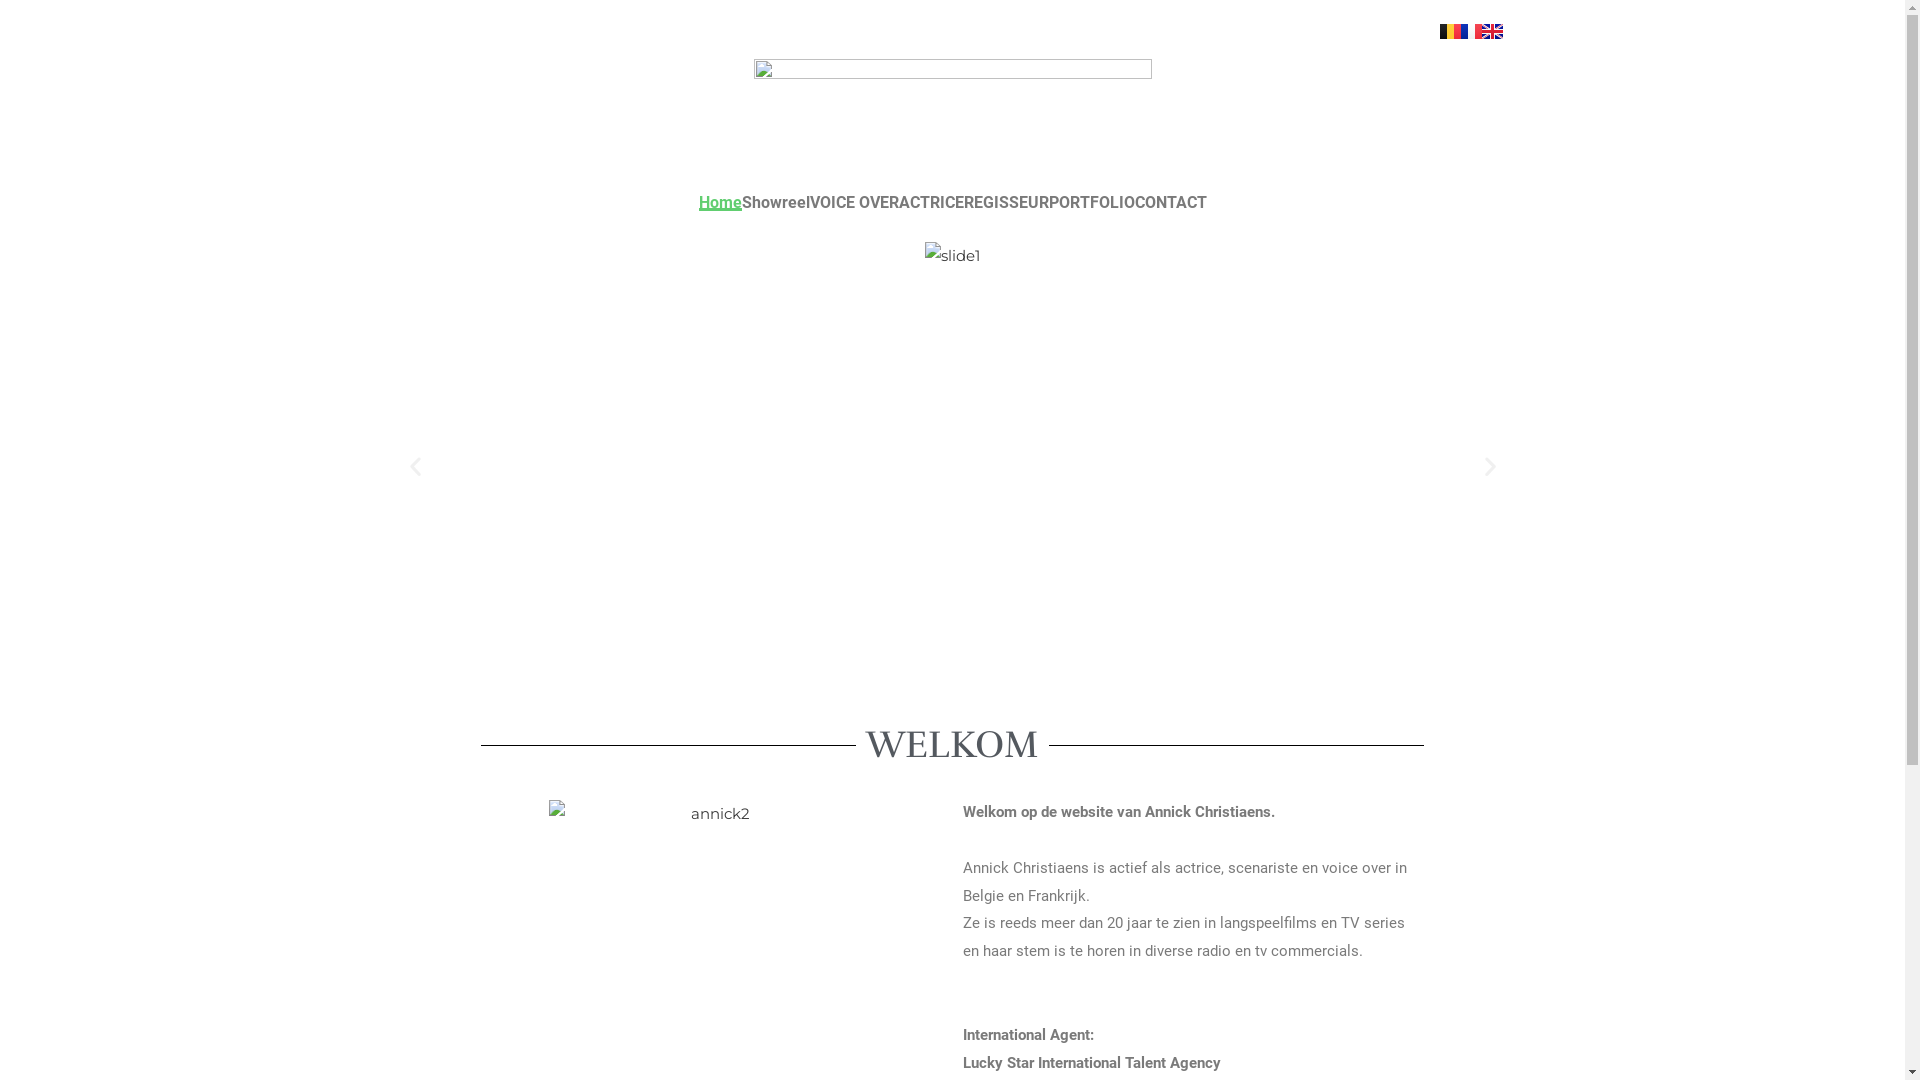  I want to click on 'VOICE OVER', so click(854, 203).